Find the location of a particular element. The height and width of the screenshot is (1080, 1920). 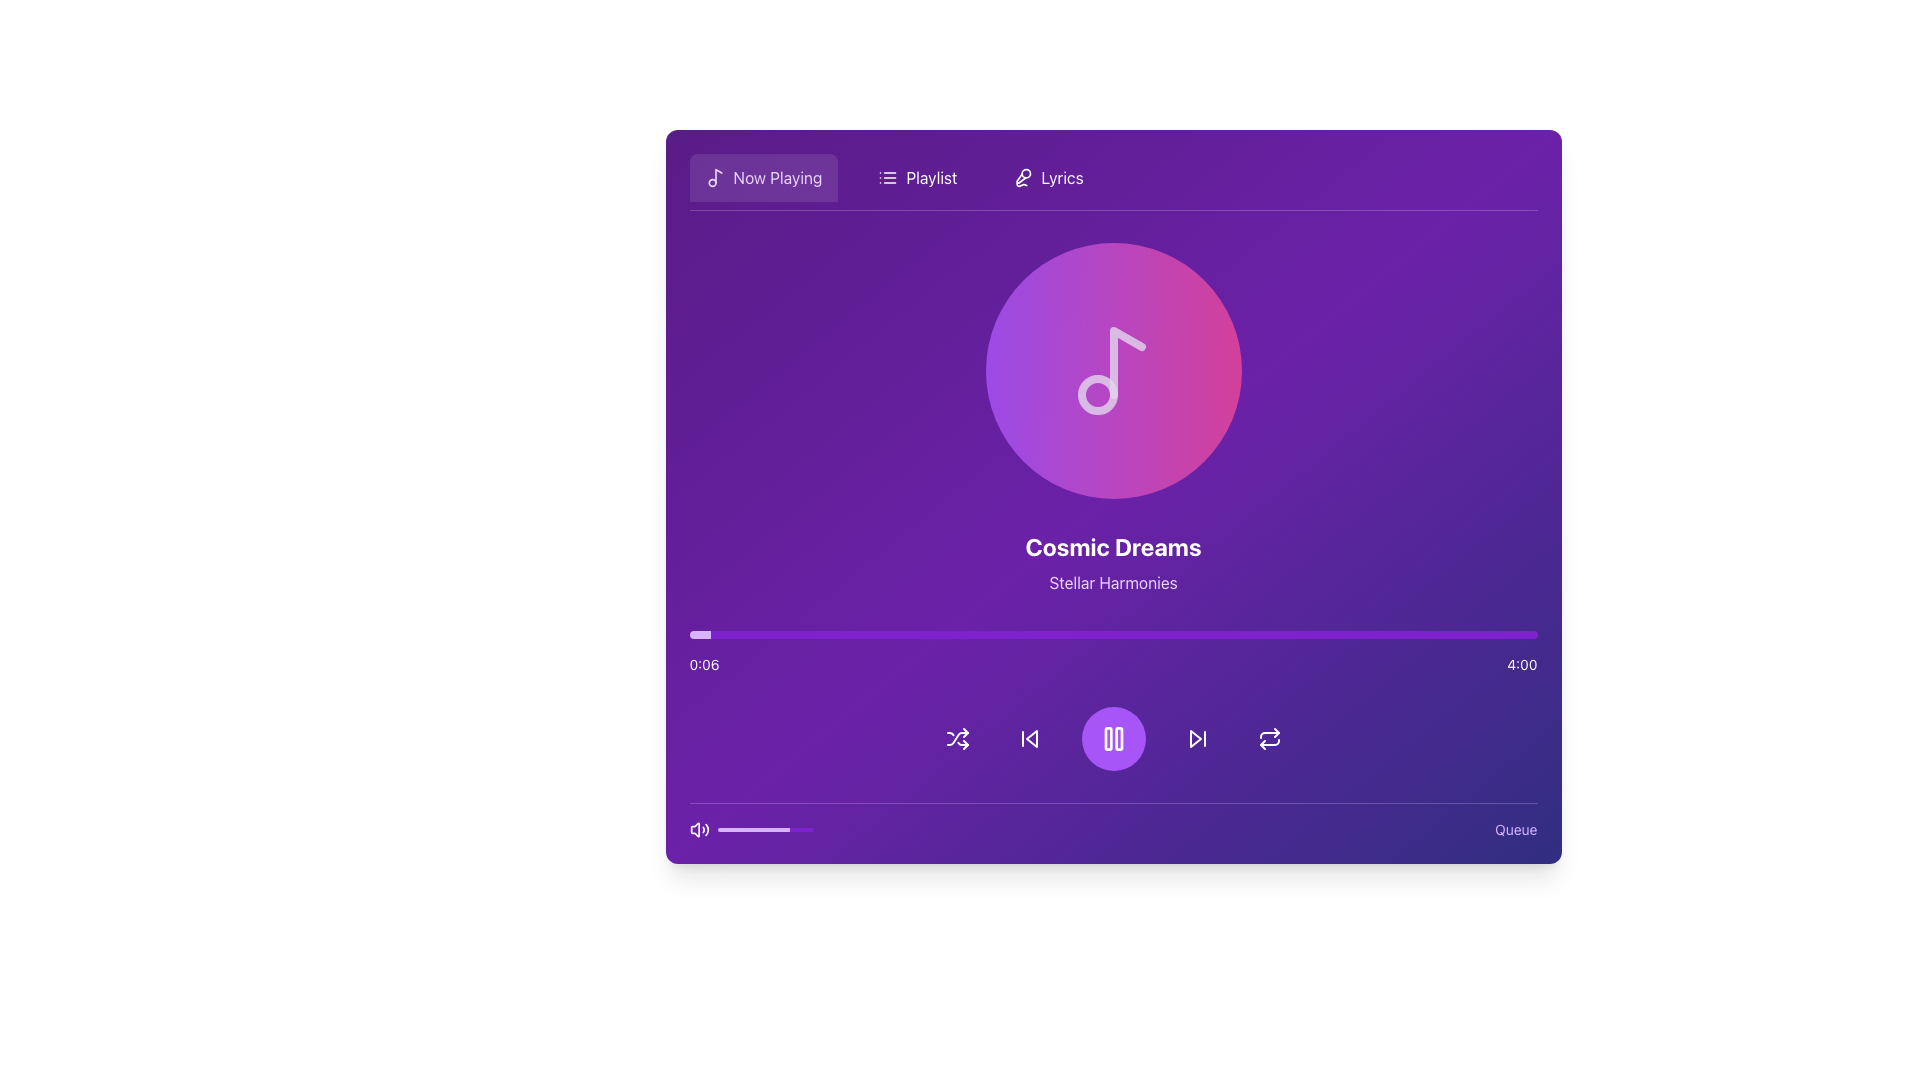

the circular graphic featuring a gradient background and a white musical note icon, located centrally within the upper section of the interface is located at coordinates (1112, 370).